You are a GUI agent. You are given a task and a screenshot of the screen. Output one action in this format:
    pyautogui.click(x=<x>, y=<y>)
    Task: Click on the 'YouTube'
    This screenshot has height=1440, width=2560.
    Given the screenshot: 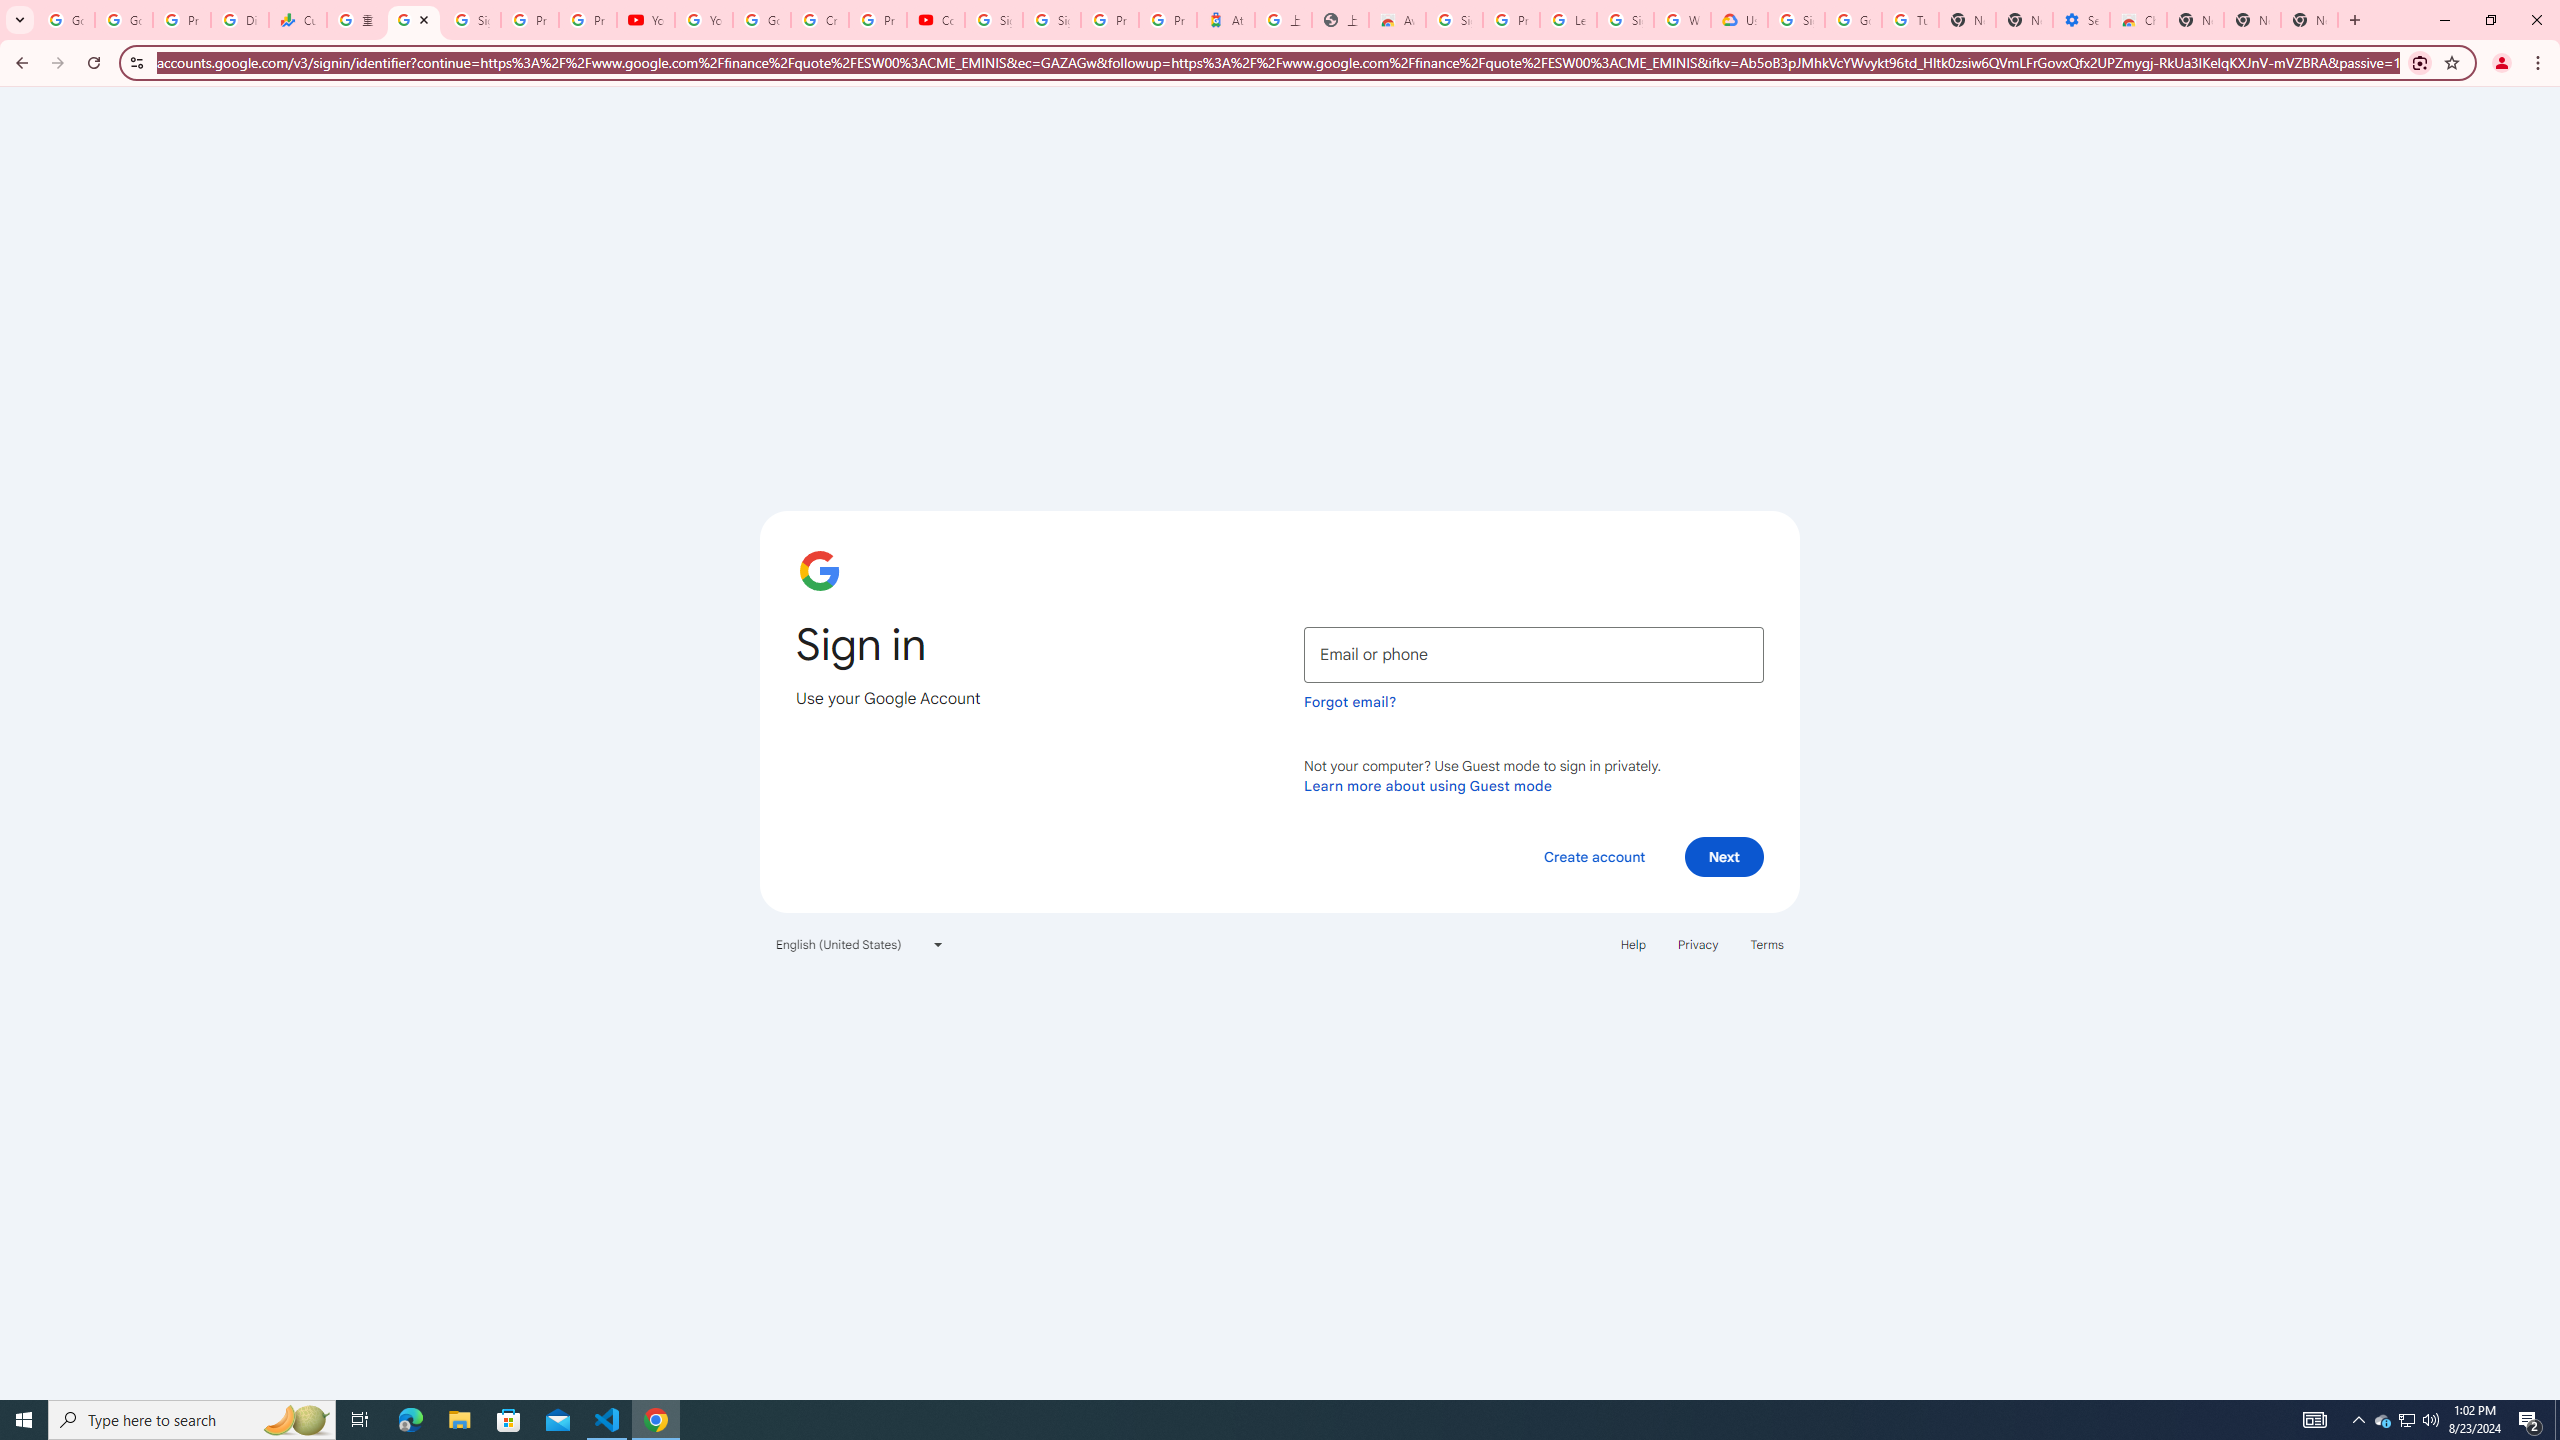 What is the action you would take?
    pyautogui.click(x=704, y=19)
    